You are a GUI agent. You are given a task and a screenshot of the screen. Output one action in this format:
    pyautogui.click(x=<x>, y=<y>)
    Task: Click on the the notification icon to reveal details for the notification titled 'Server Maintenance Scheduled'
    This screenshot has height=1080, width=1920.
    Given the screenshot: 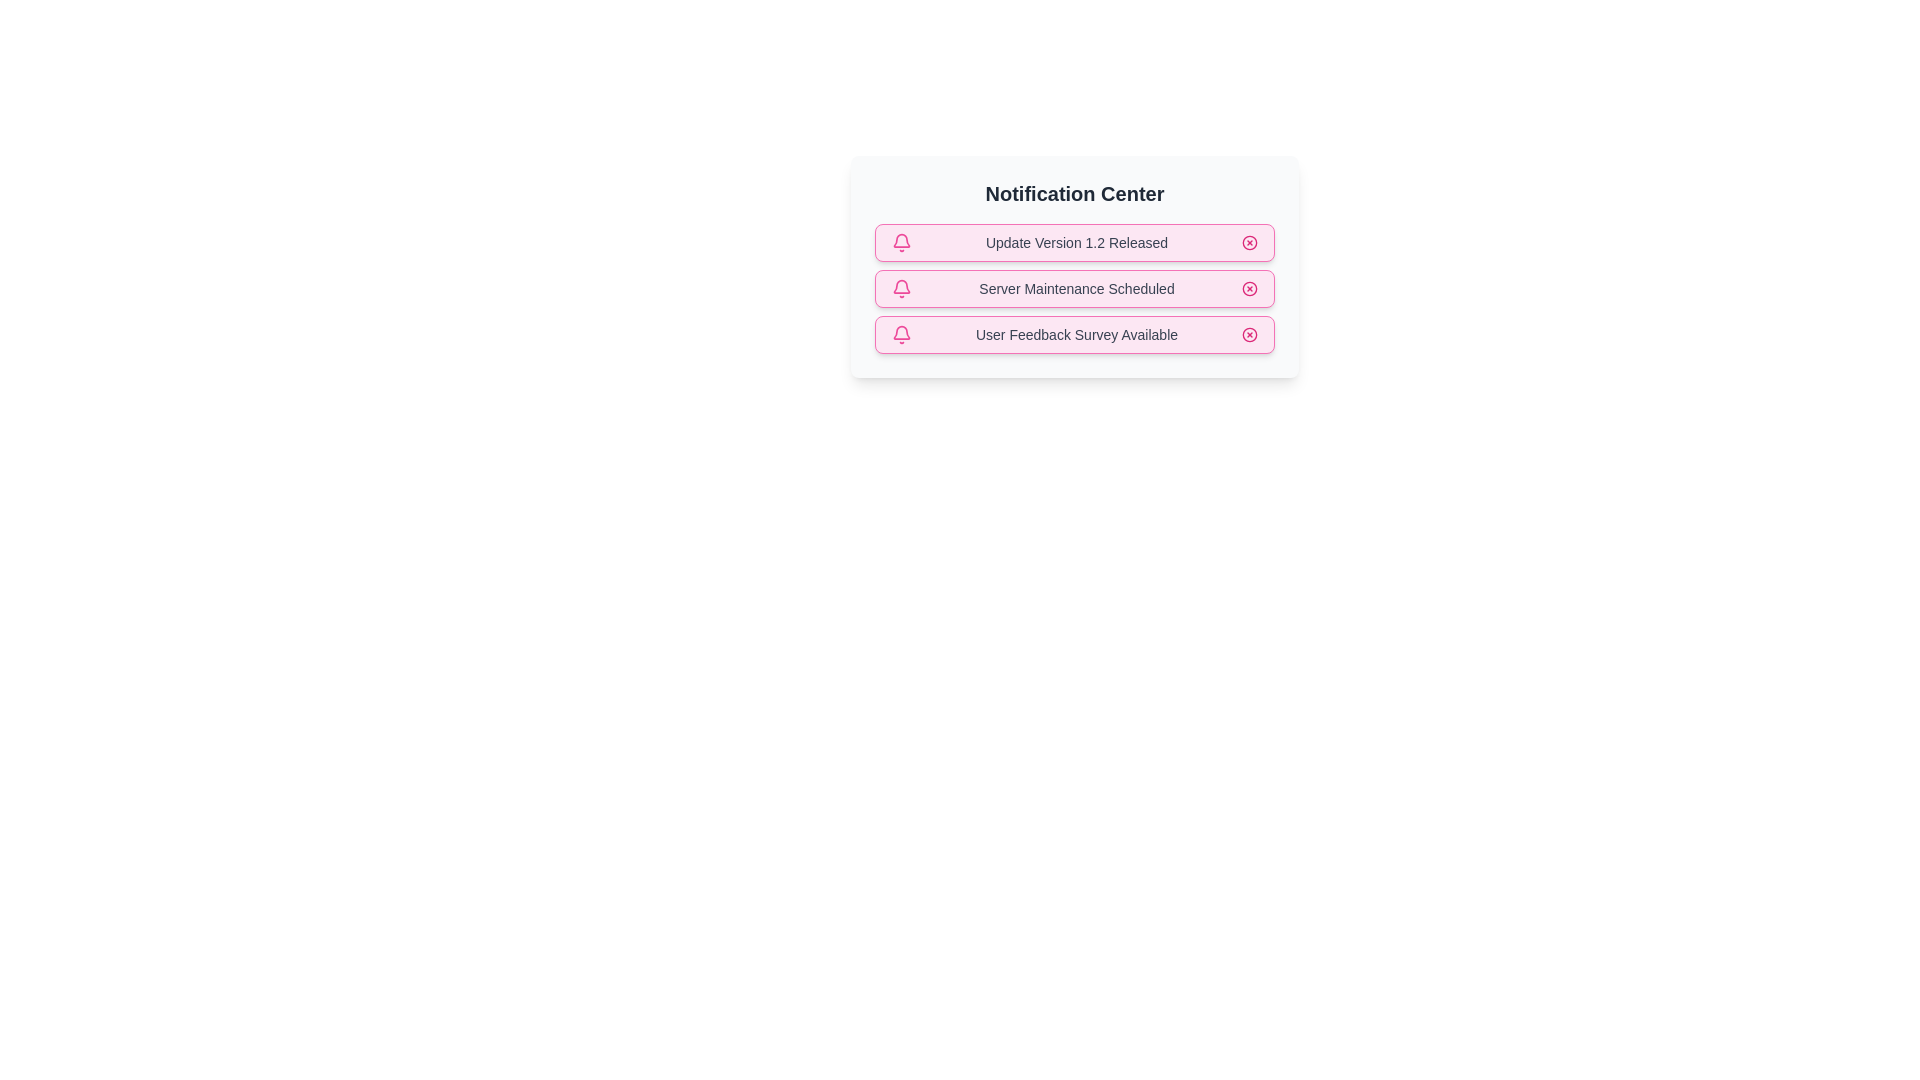 What is the action you would take?
    pyautogui.click(x=901, y=289)
    